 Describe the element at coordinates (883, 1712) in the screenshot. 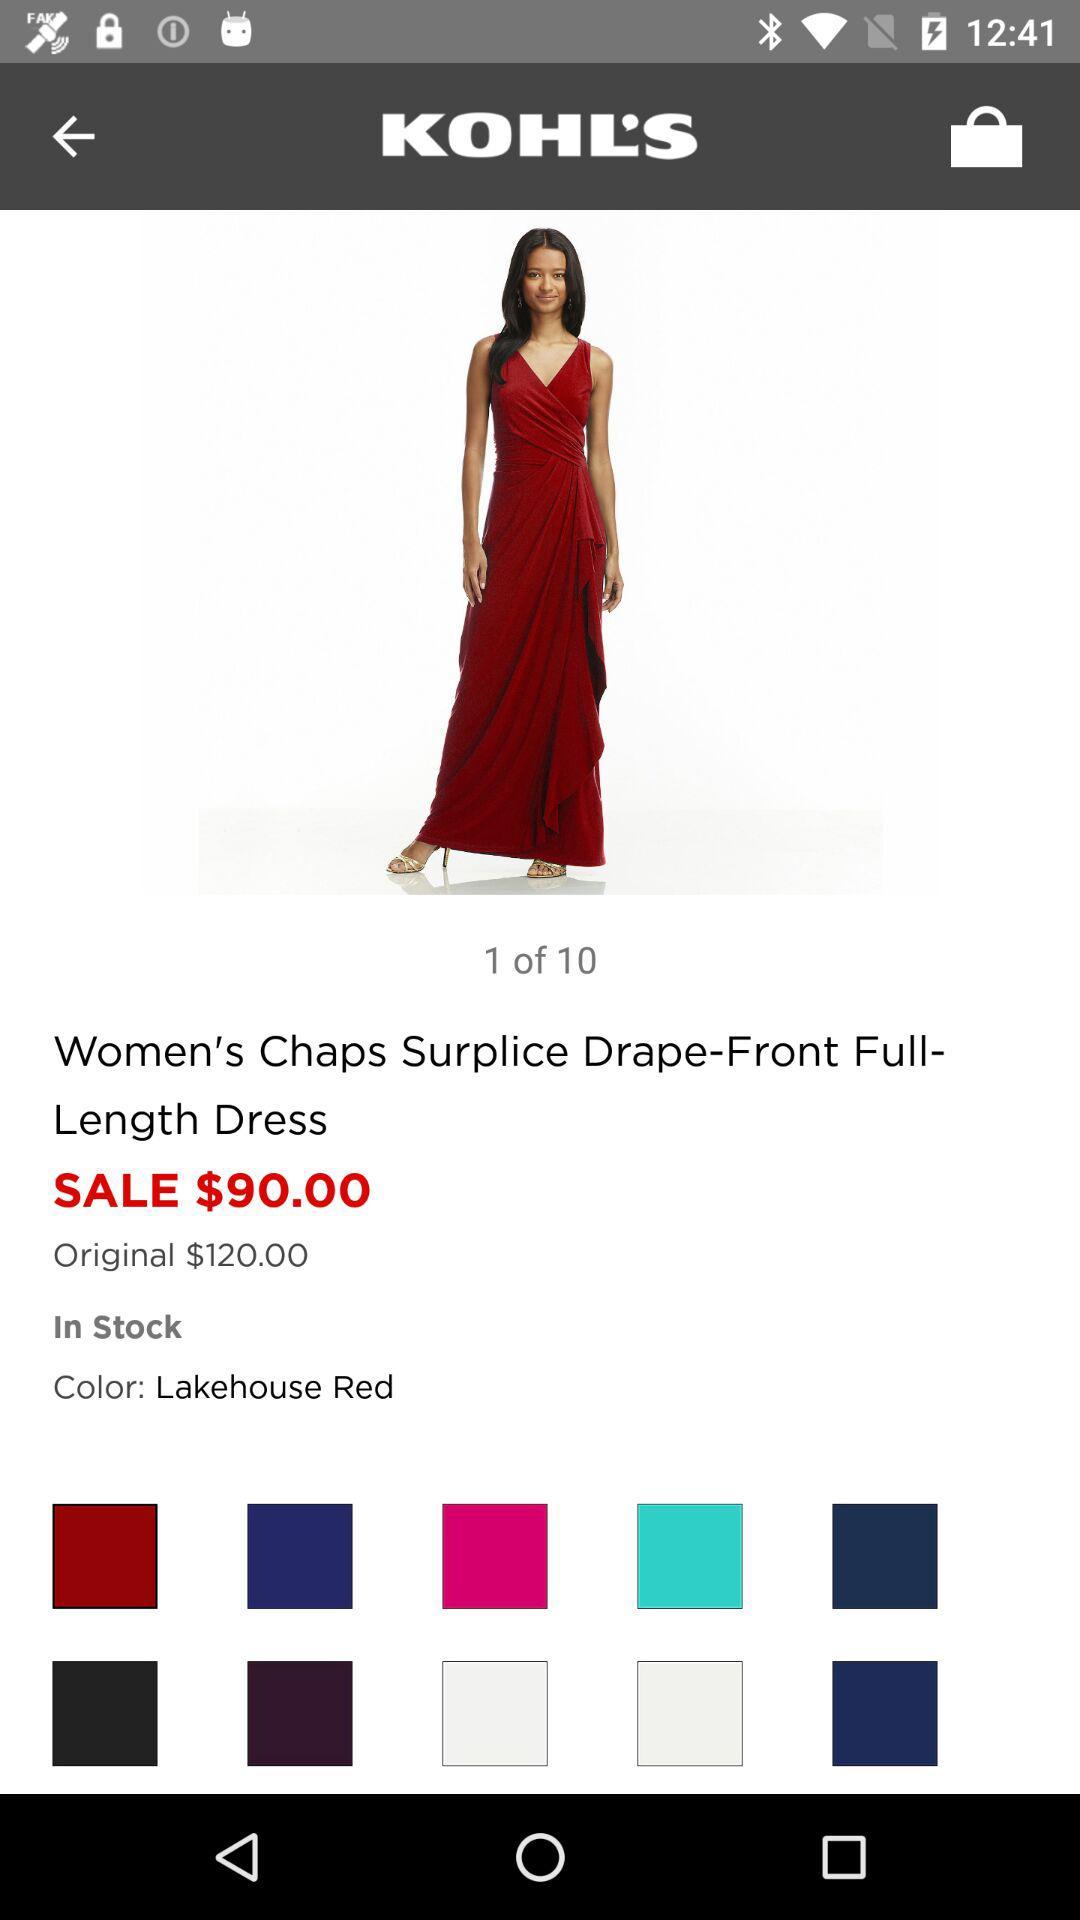

I see `color navy` at that location.